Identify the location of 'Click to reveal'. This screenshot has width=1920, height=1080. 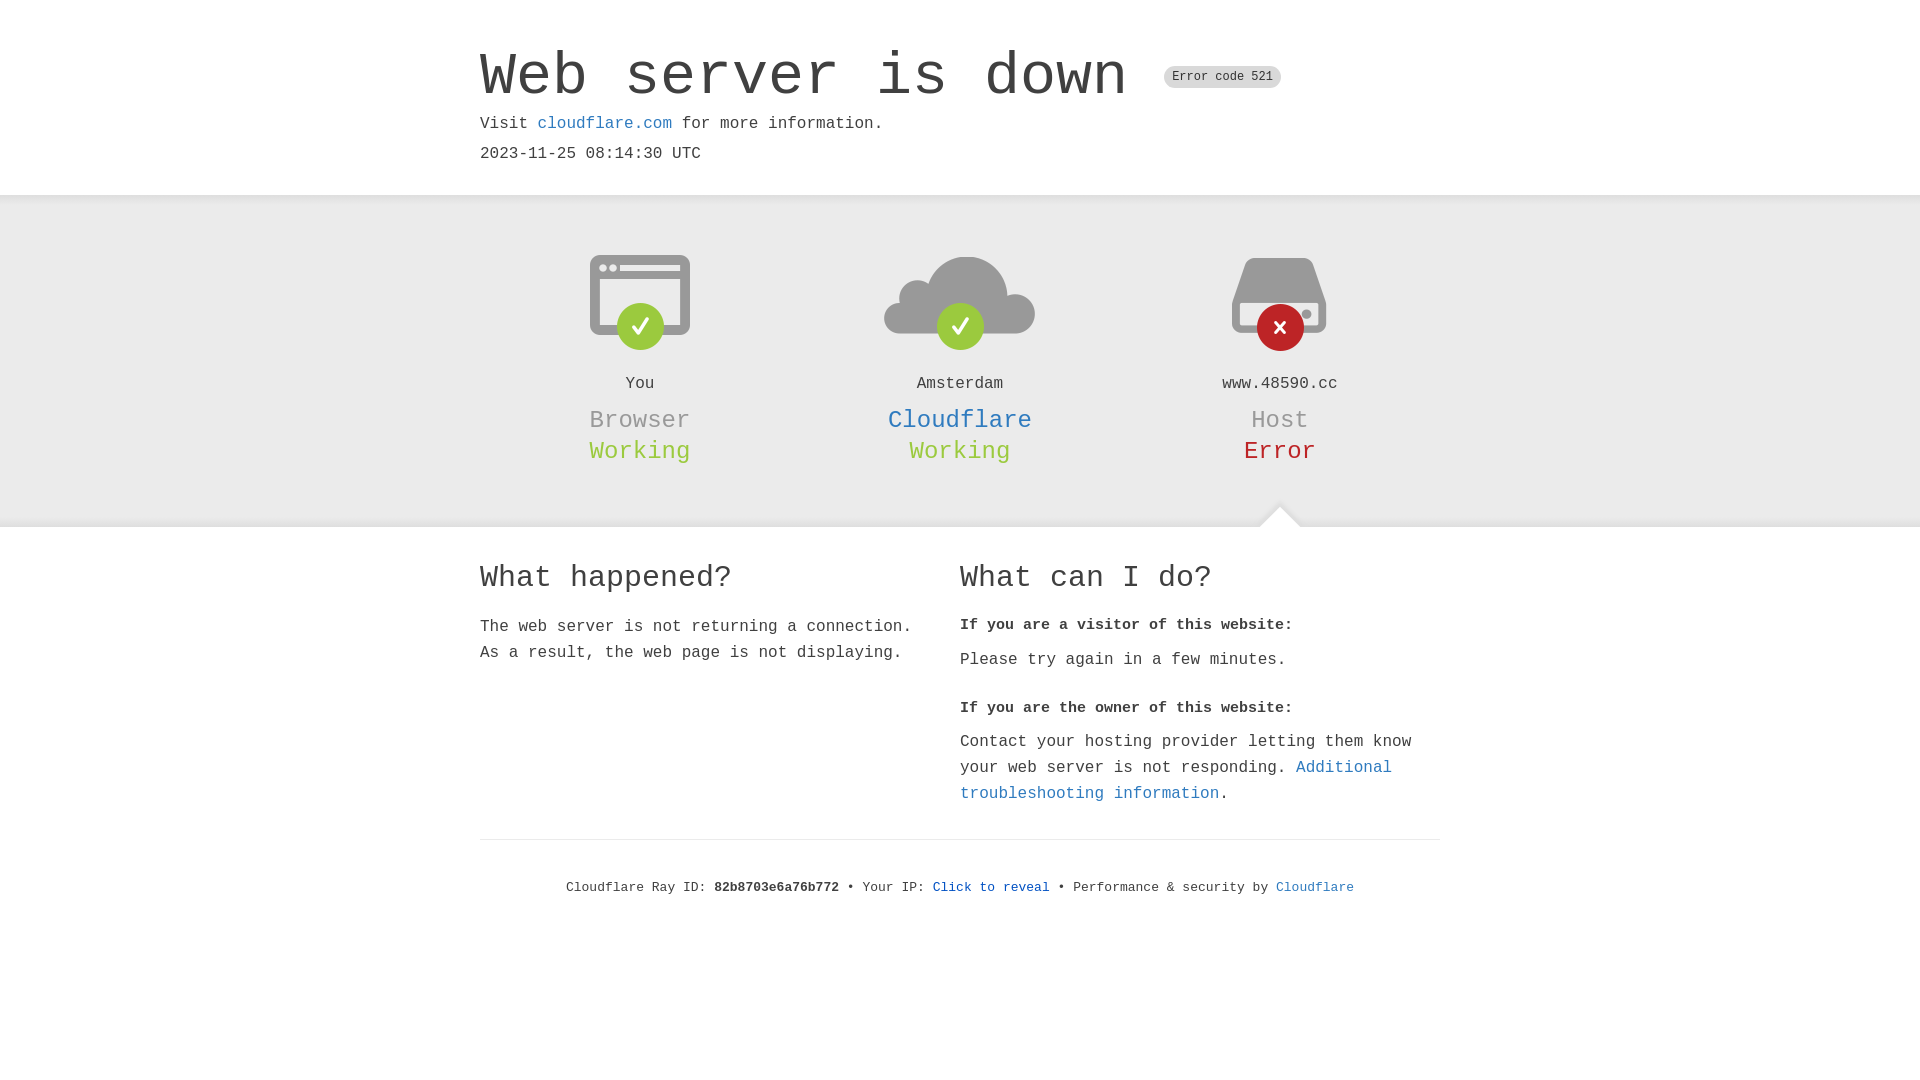
(991, 886).